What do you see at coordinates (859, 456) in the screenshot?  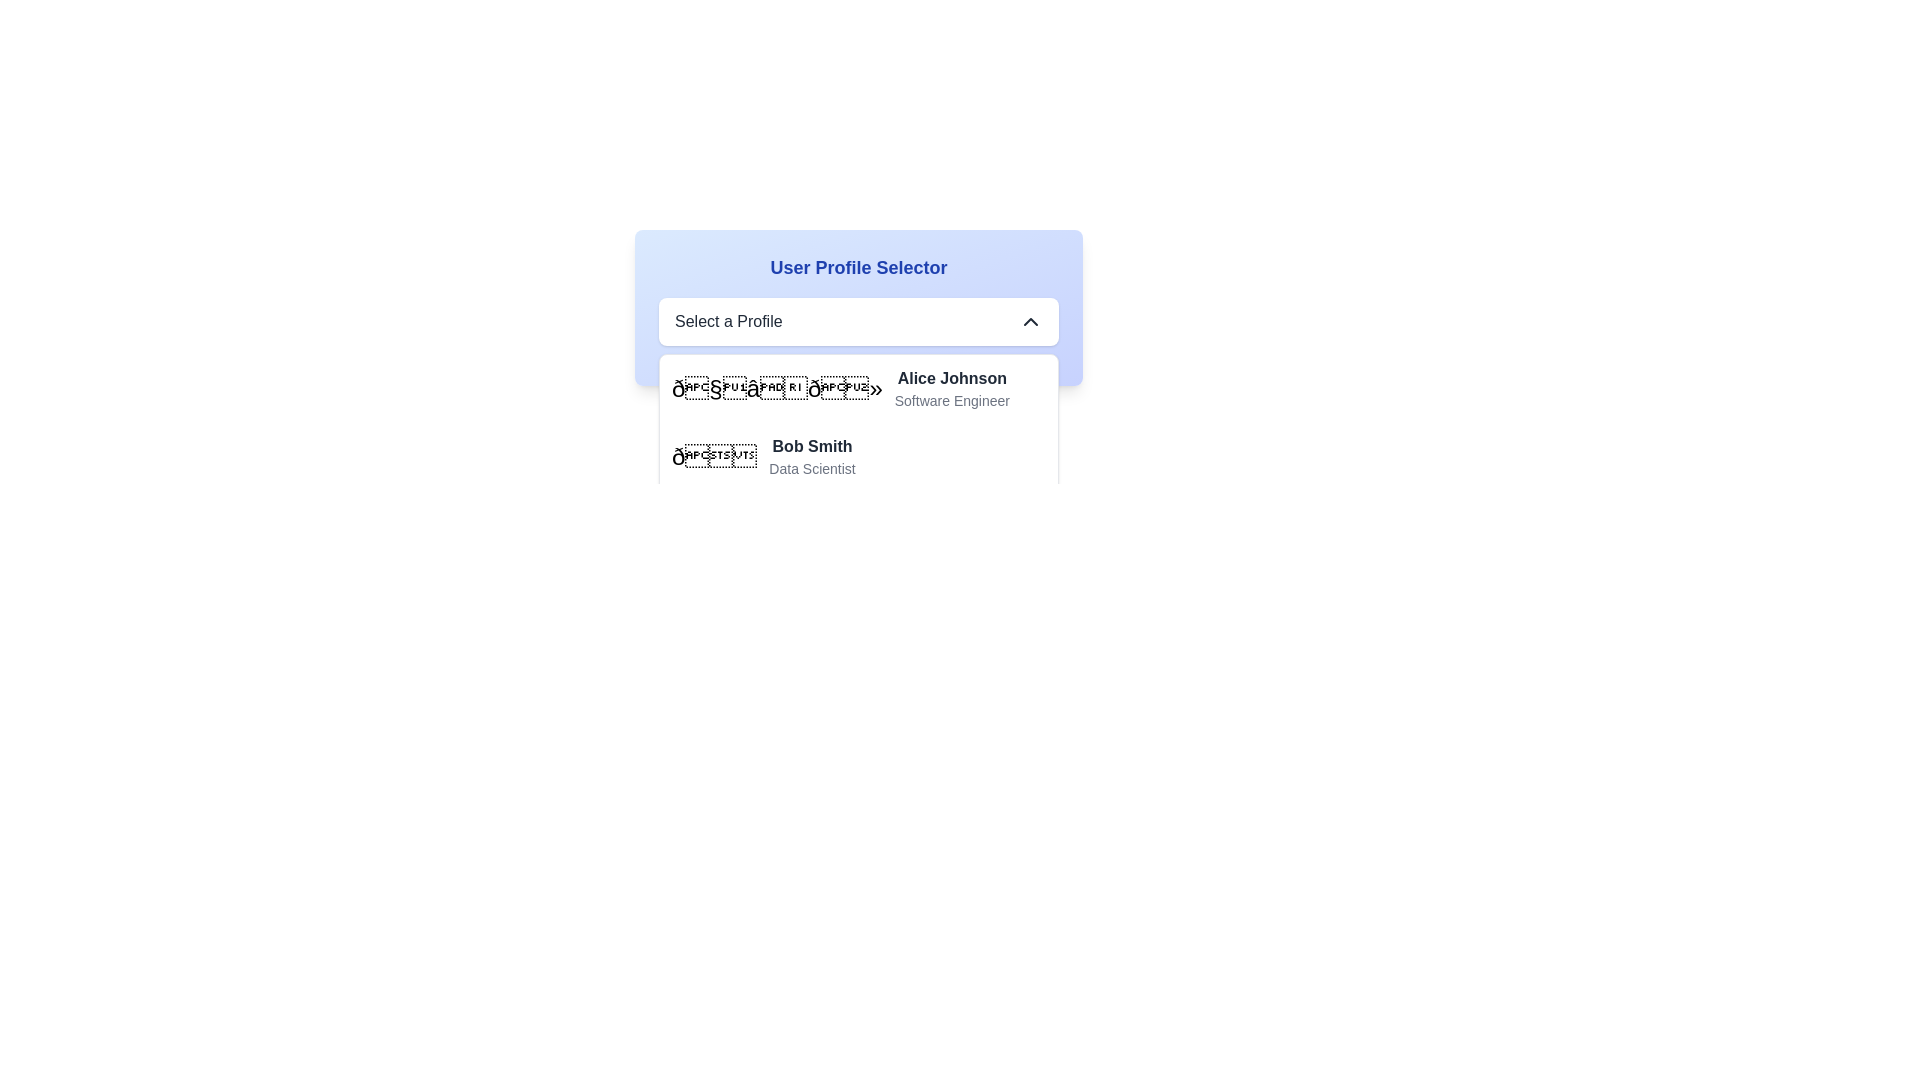 I see `the selectable profile item 'Bob Smith' in the dropdown list` at bounding box center [859, 456].